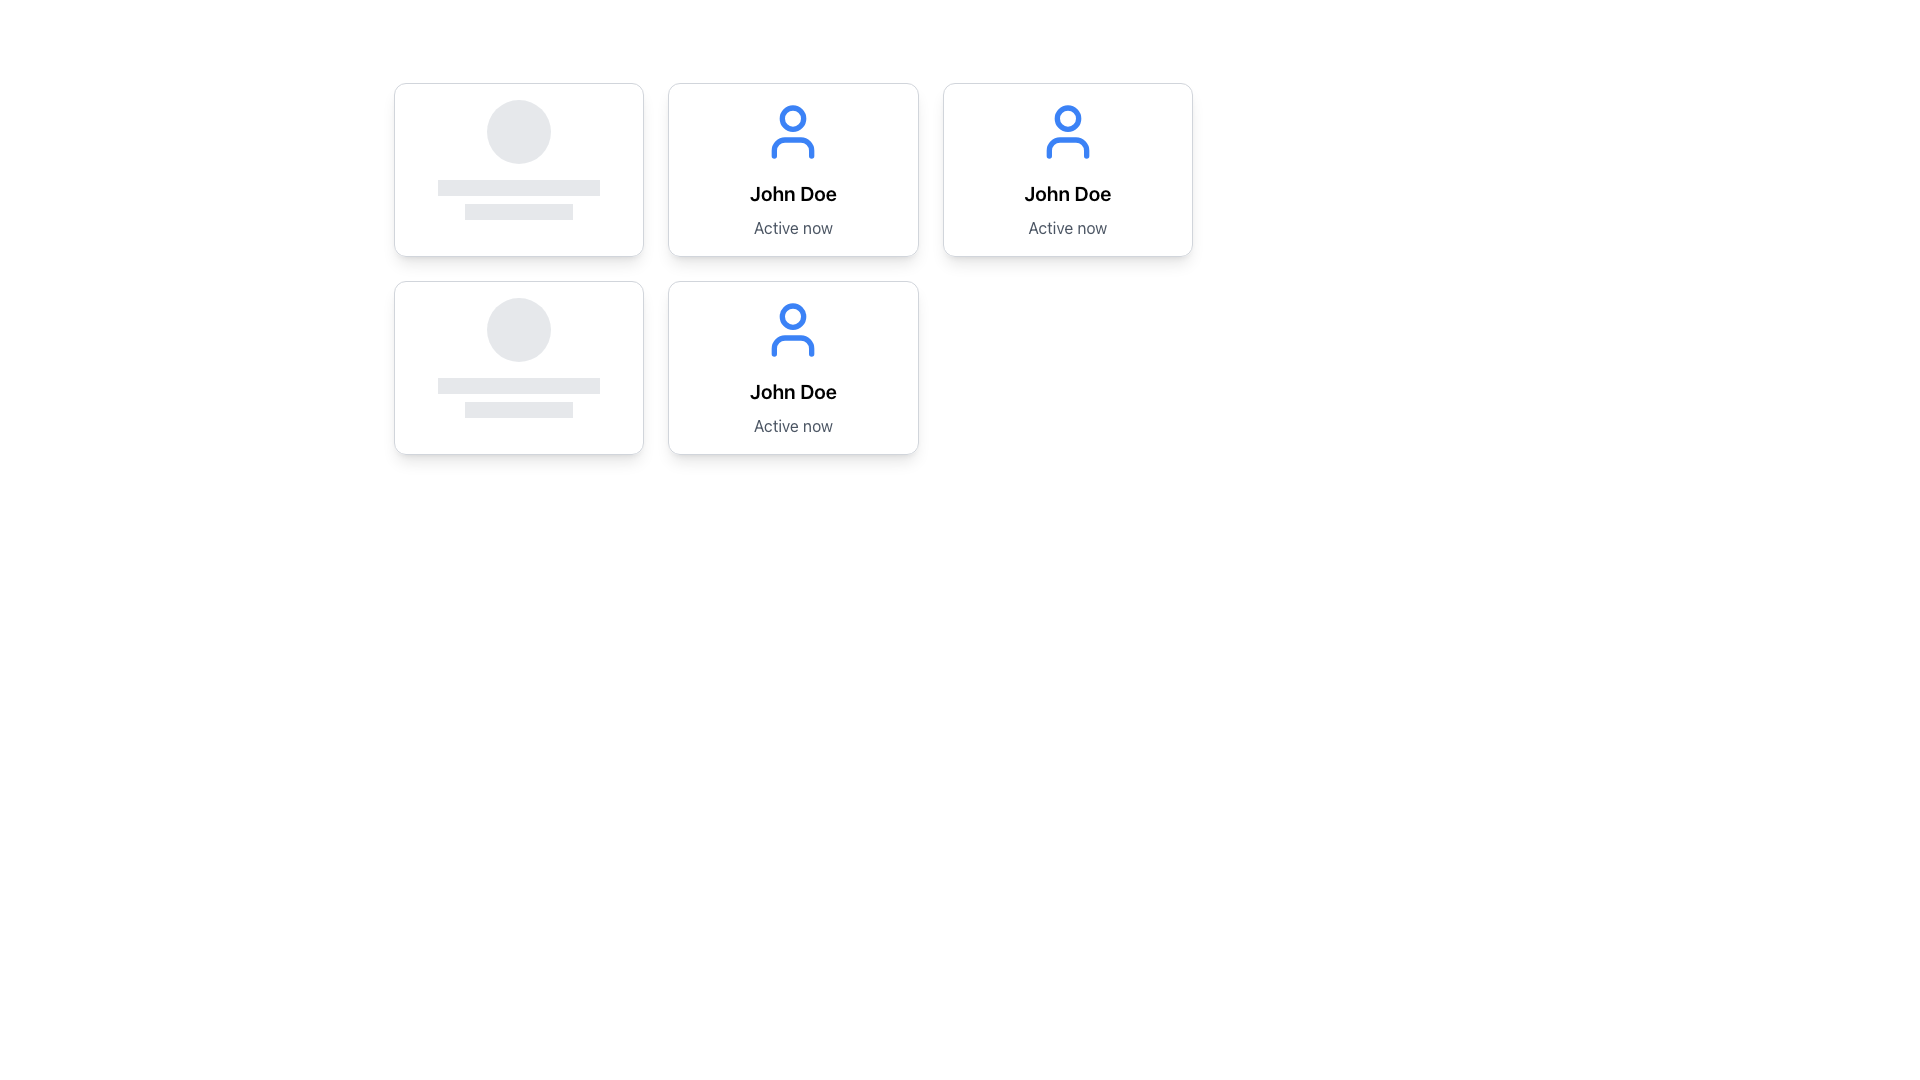 Image resolution: width=1920 pixels, height=1080 pixels. What do you see at coordinates (792, 392) in the screenshot?
I see `the Text label displaying 'John Doe', which is styled prominently and positioned in the card layout beneath the user icon and above 'Active now'` at bounding box center [792, 392].